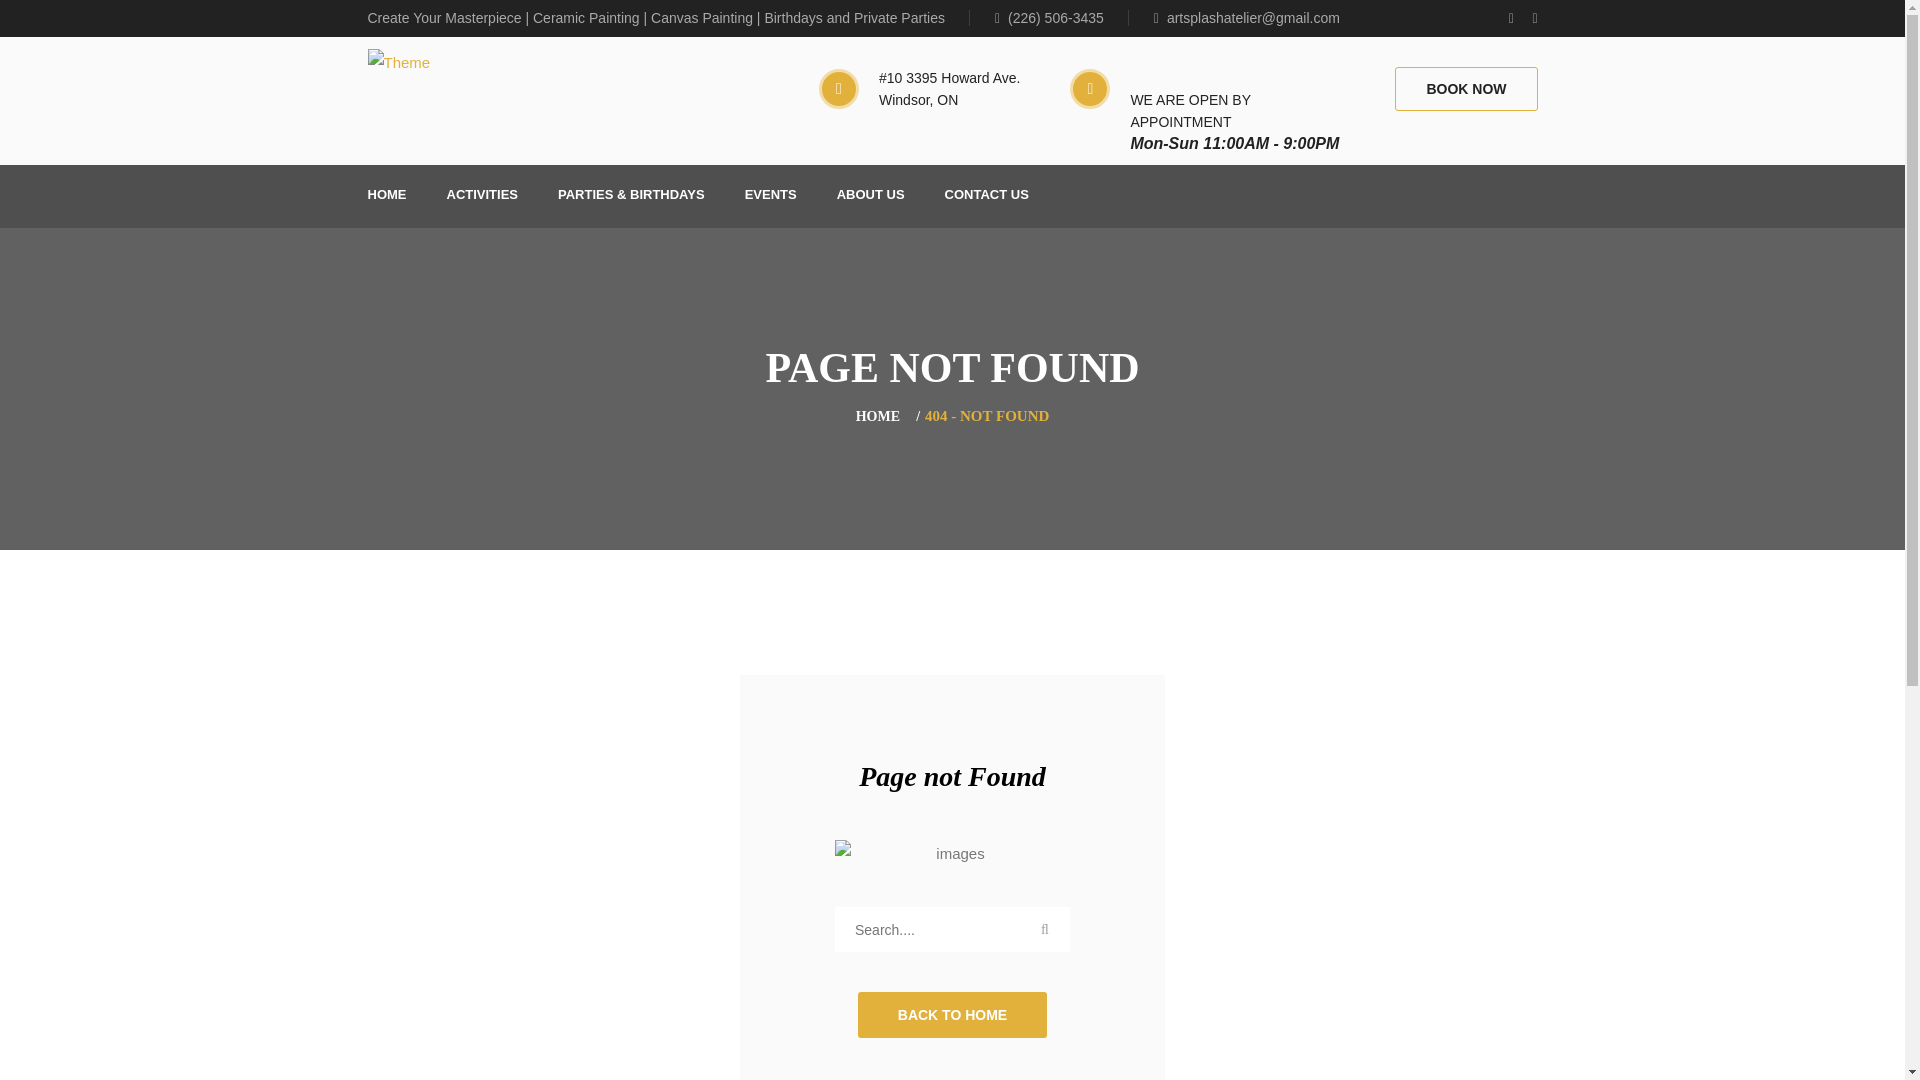 This screenshot has width=1920, height=1080. I want to click on 'artsplashatelier@gmail.com', so click(1246, 18).